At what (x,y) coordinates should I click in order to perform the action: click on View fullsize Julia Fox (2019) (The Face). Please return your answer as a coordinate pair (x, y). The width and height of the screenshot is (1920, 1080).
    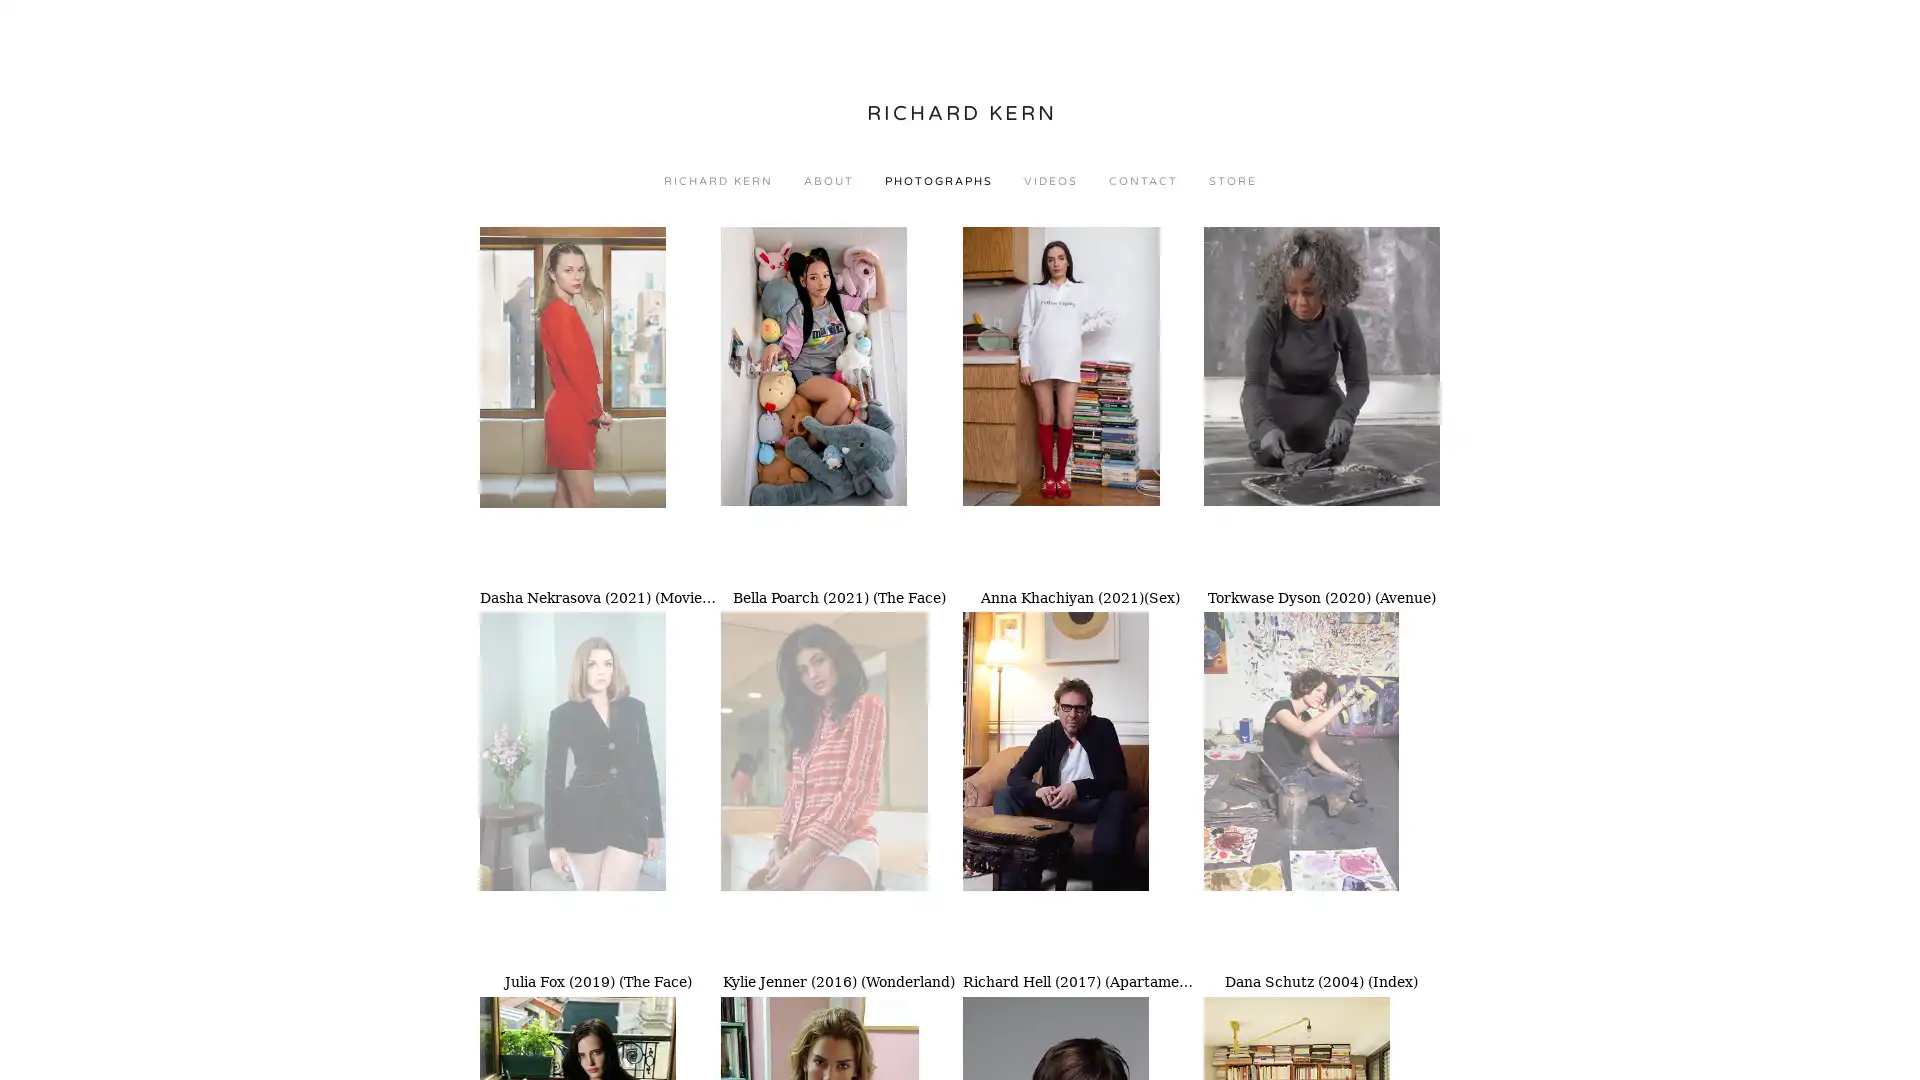
    Looking at the image, I should click on (597, 787).